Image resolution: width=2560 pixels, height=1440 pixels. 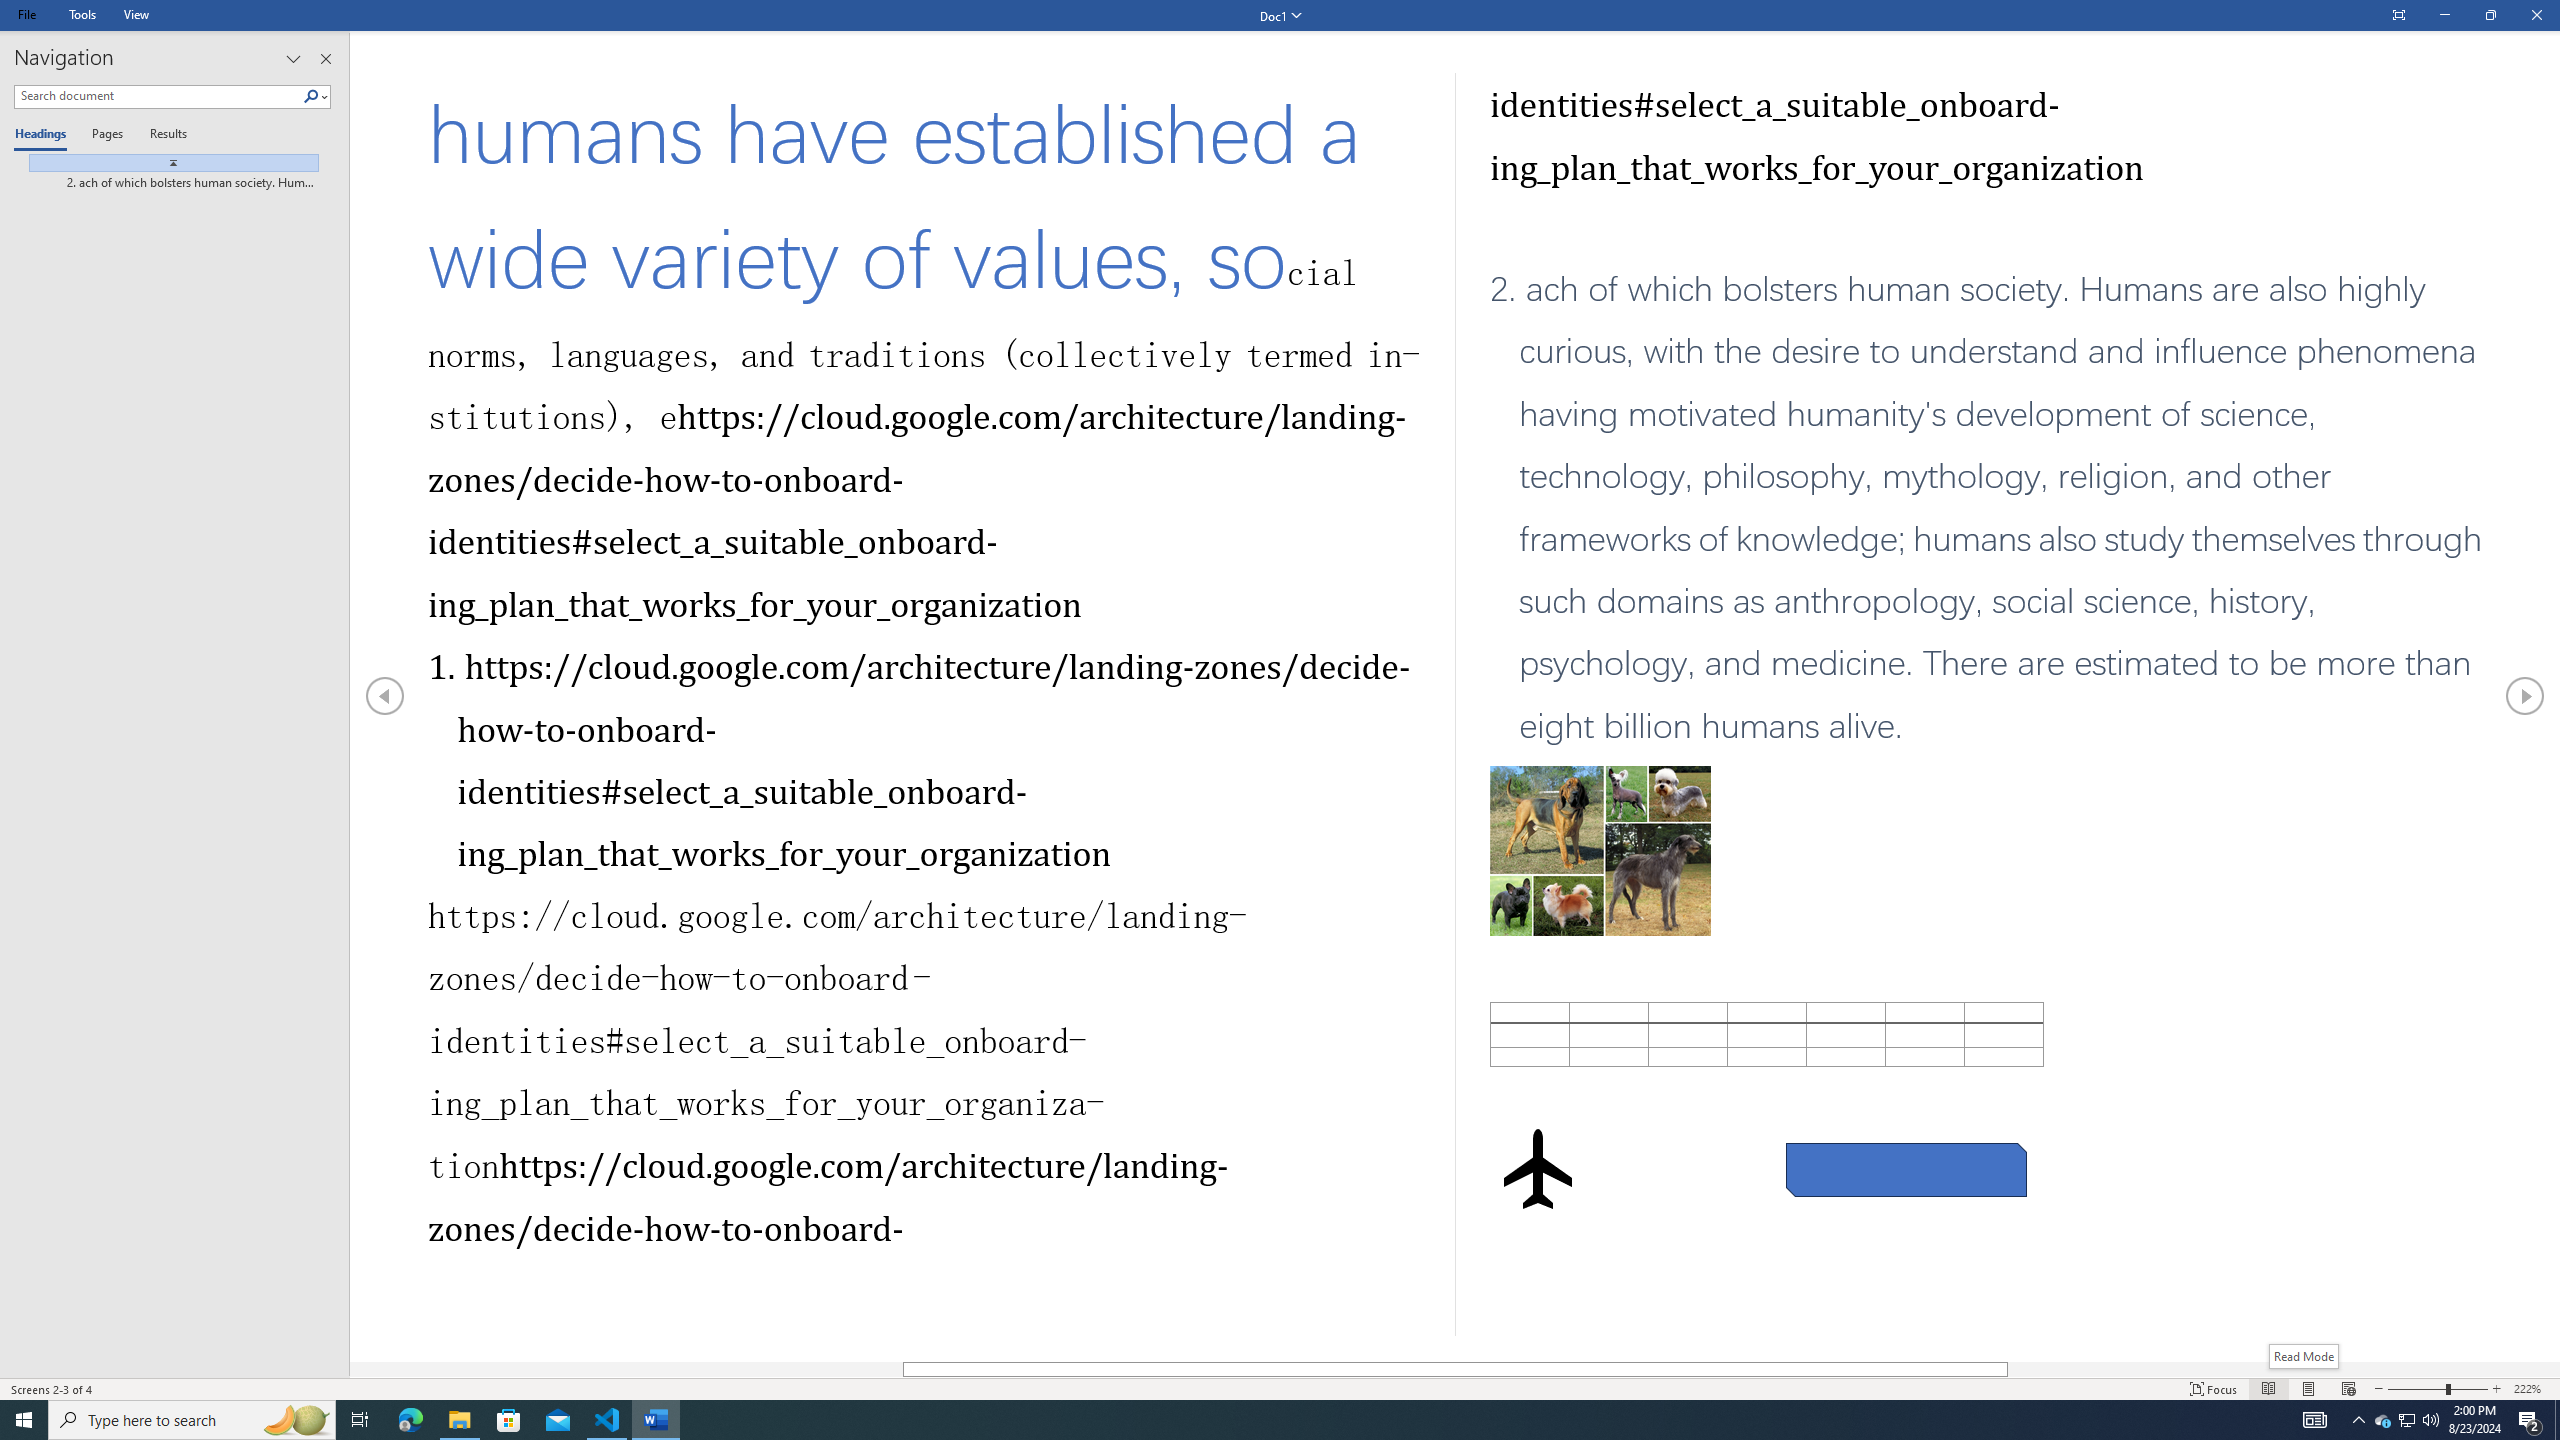 What do you see at coordinates (1907, 1169) in the screenshot?
I see `'Rectangle: Diagonal Corners Snipped 2'` at bounding box center [1907, 1169].